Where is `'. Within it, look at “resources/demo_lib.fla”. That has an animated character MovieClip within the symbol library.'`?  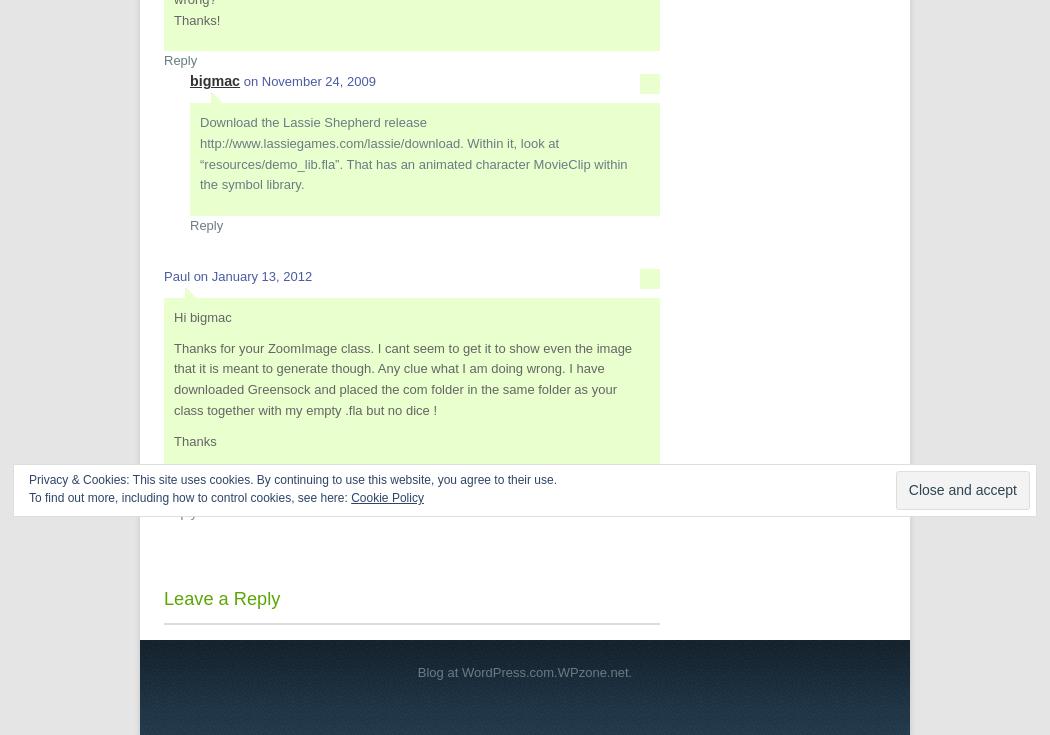 '. Within it, look at “resources/demo_lib.fla”. That has an animated character MovieClip within the symbol library.' is located at coordinates (412, 163).